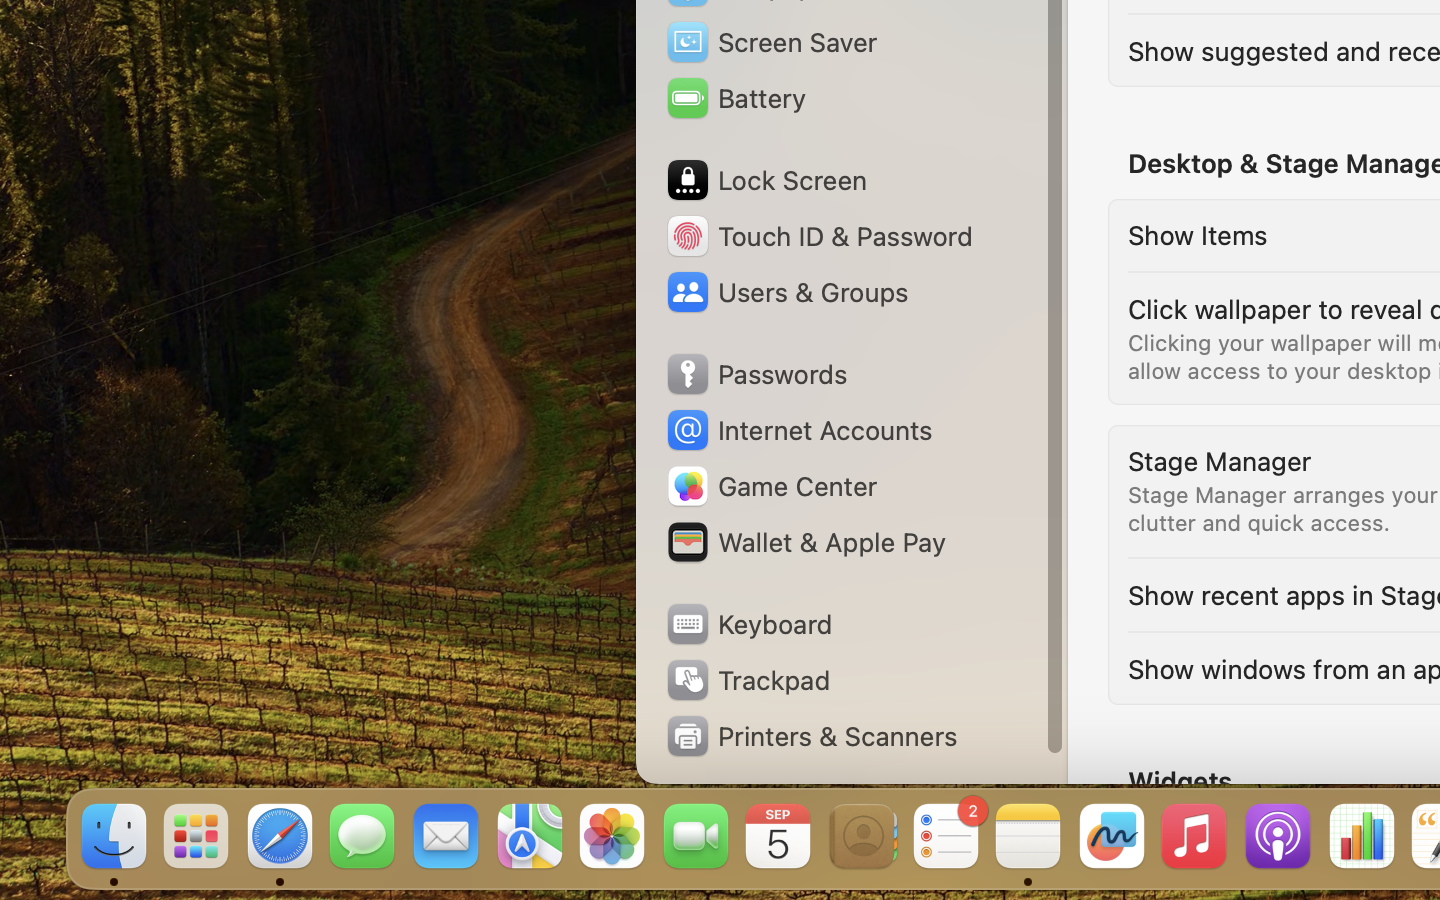 This screenshot has width=1440, height=900. I want to click on 'Trackpad', so click(746, 679).